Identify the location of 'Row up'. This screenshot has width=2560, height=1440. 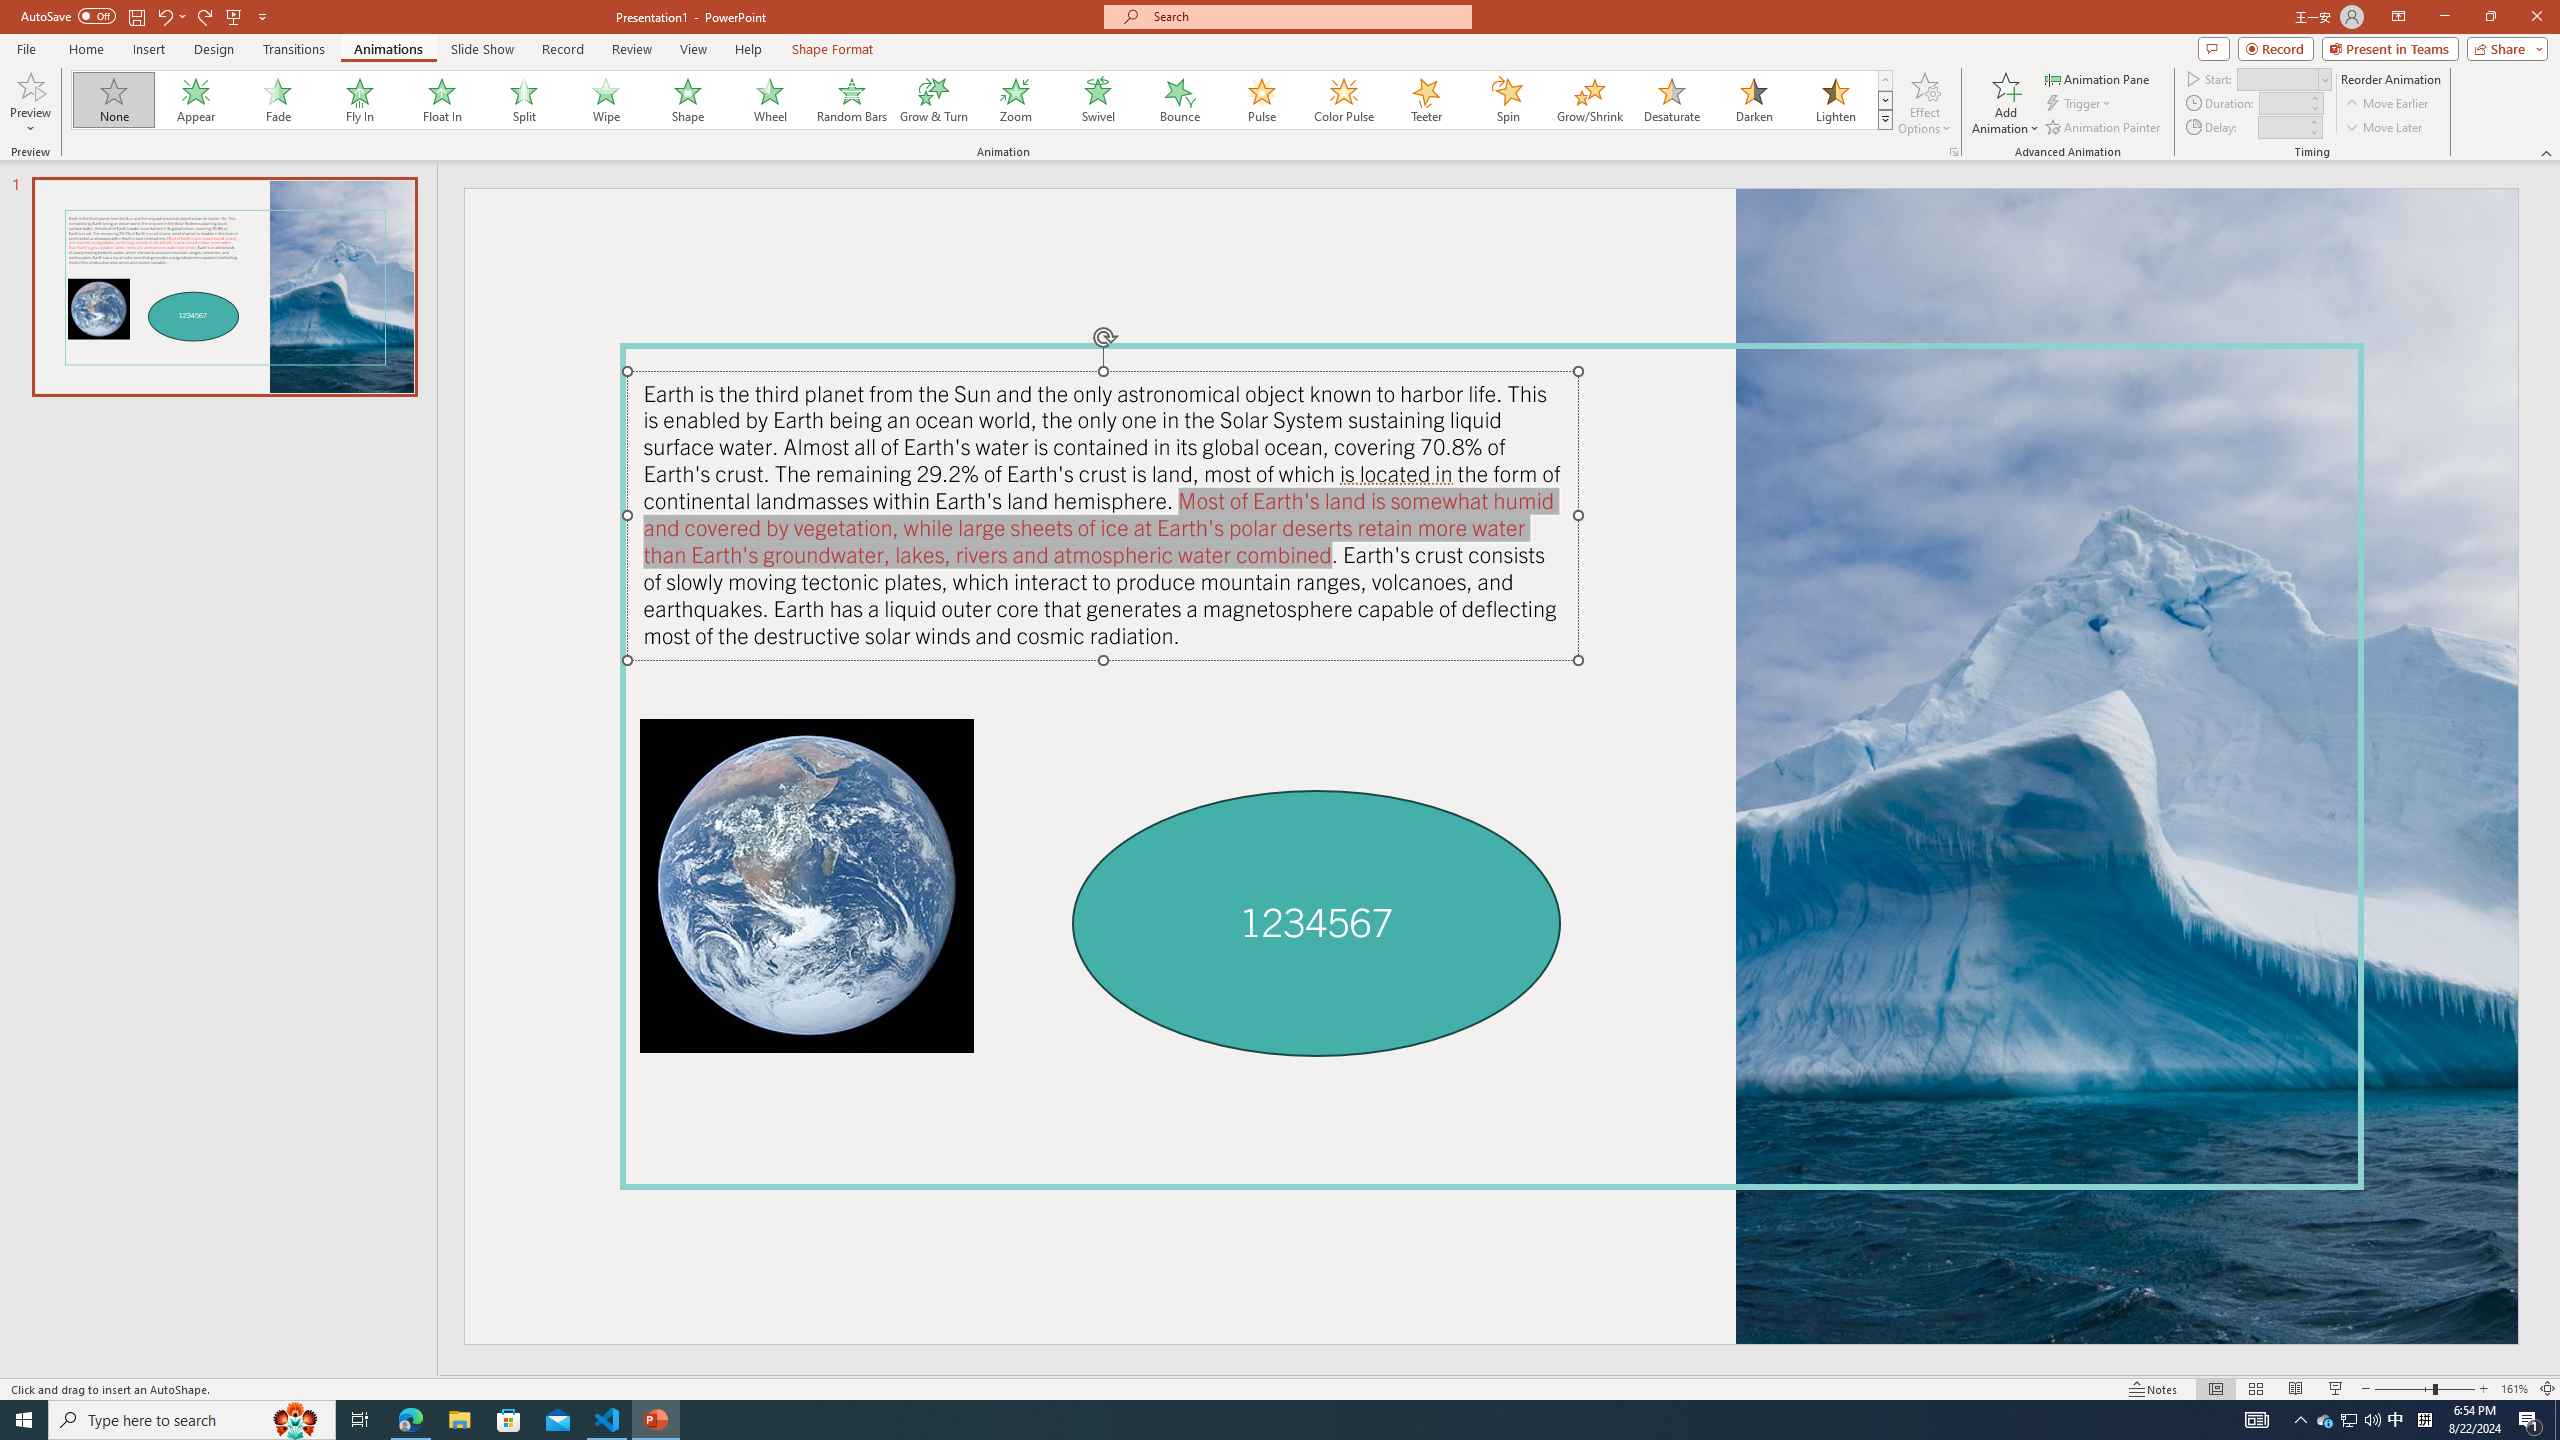
(1884, 80).